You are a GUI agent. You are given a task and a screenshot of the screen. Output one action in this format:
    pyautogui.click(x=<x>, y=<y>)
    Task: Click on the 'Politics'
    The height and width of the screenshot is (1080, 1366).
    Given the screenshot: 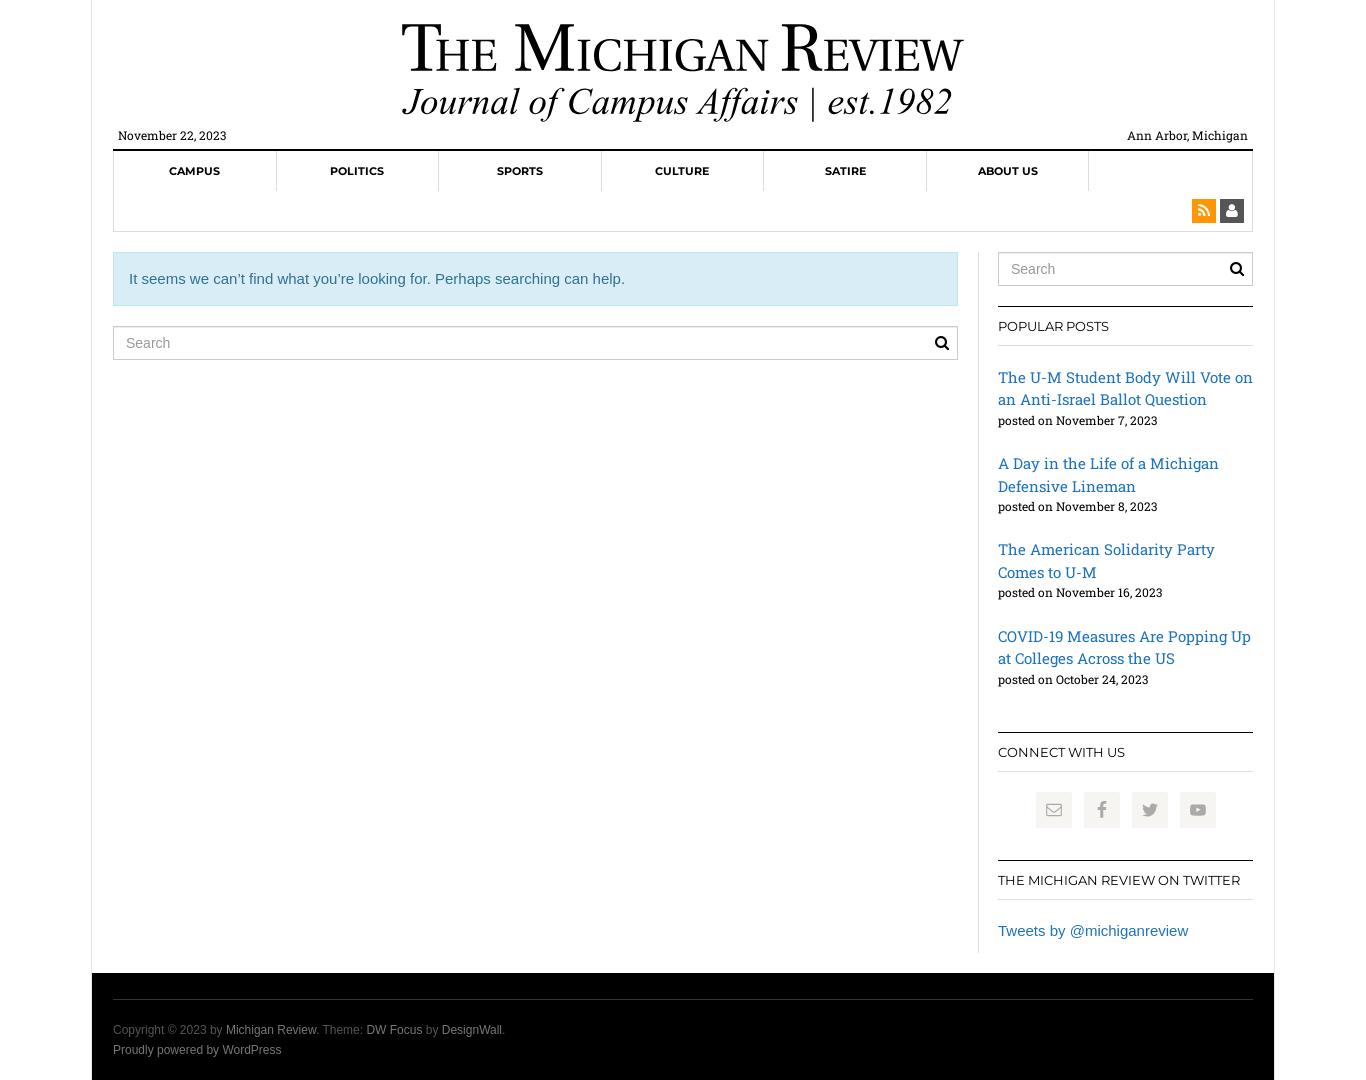 What is the action you would take?
    pyautogui.click(x=355, y=168)
    